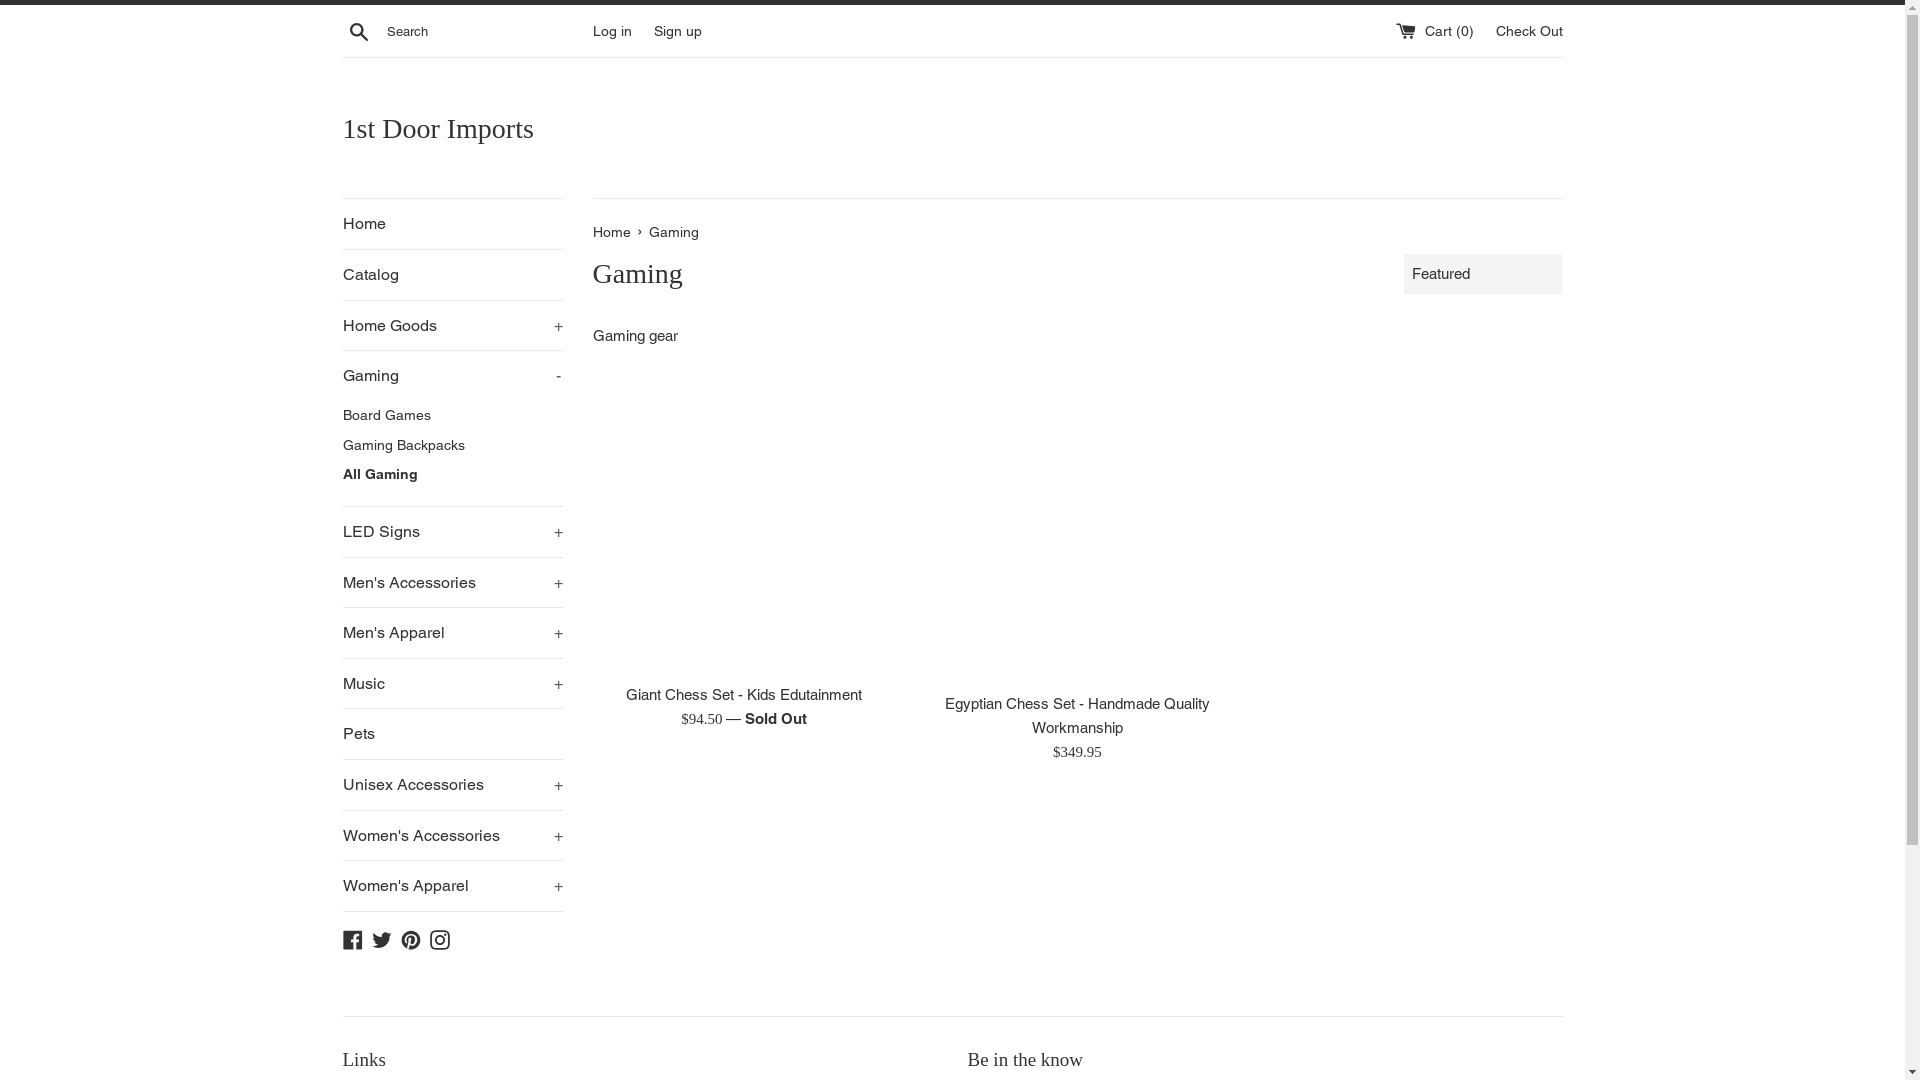  What do you see at coordinates (610, 30) in the screenshot?
I see `'Log in'` at bounding box center [610, 30].